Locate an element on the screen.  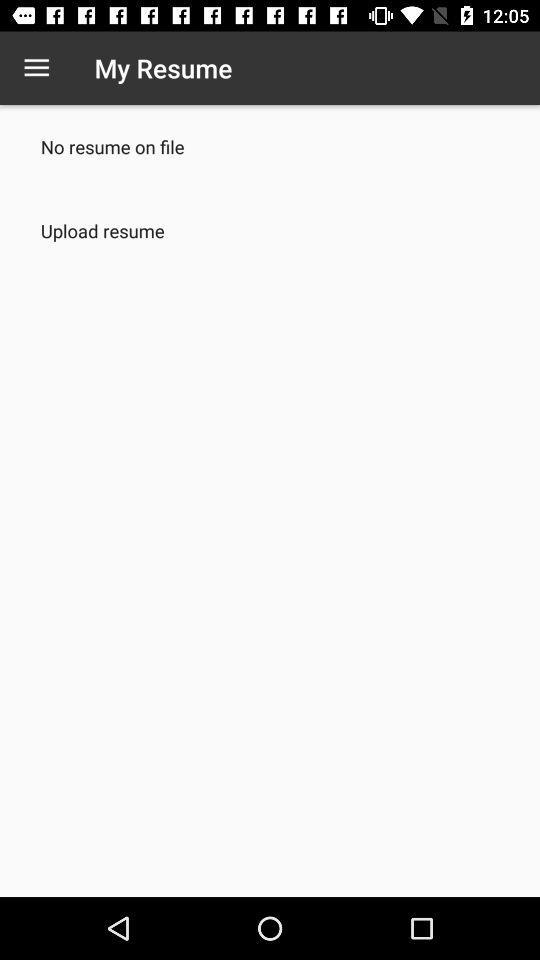
icon above the no resume on icon is located at coordinates (36, 68).